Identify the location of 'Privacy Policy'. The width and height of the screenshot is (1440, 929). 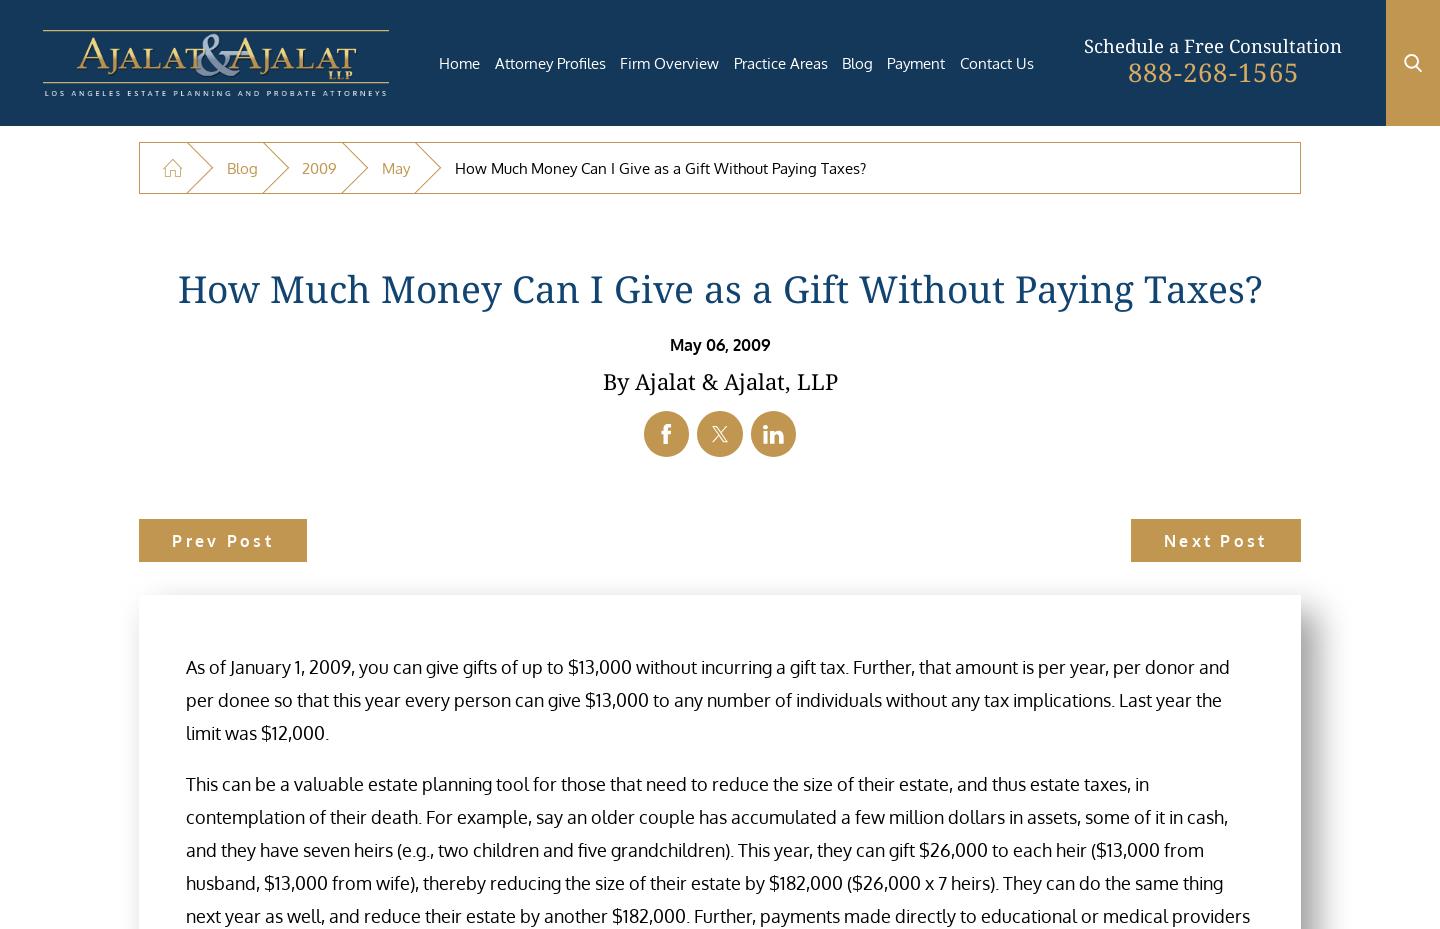
(899, 684).